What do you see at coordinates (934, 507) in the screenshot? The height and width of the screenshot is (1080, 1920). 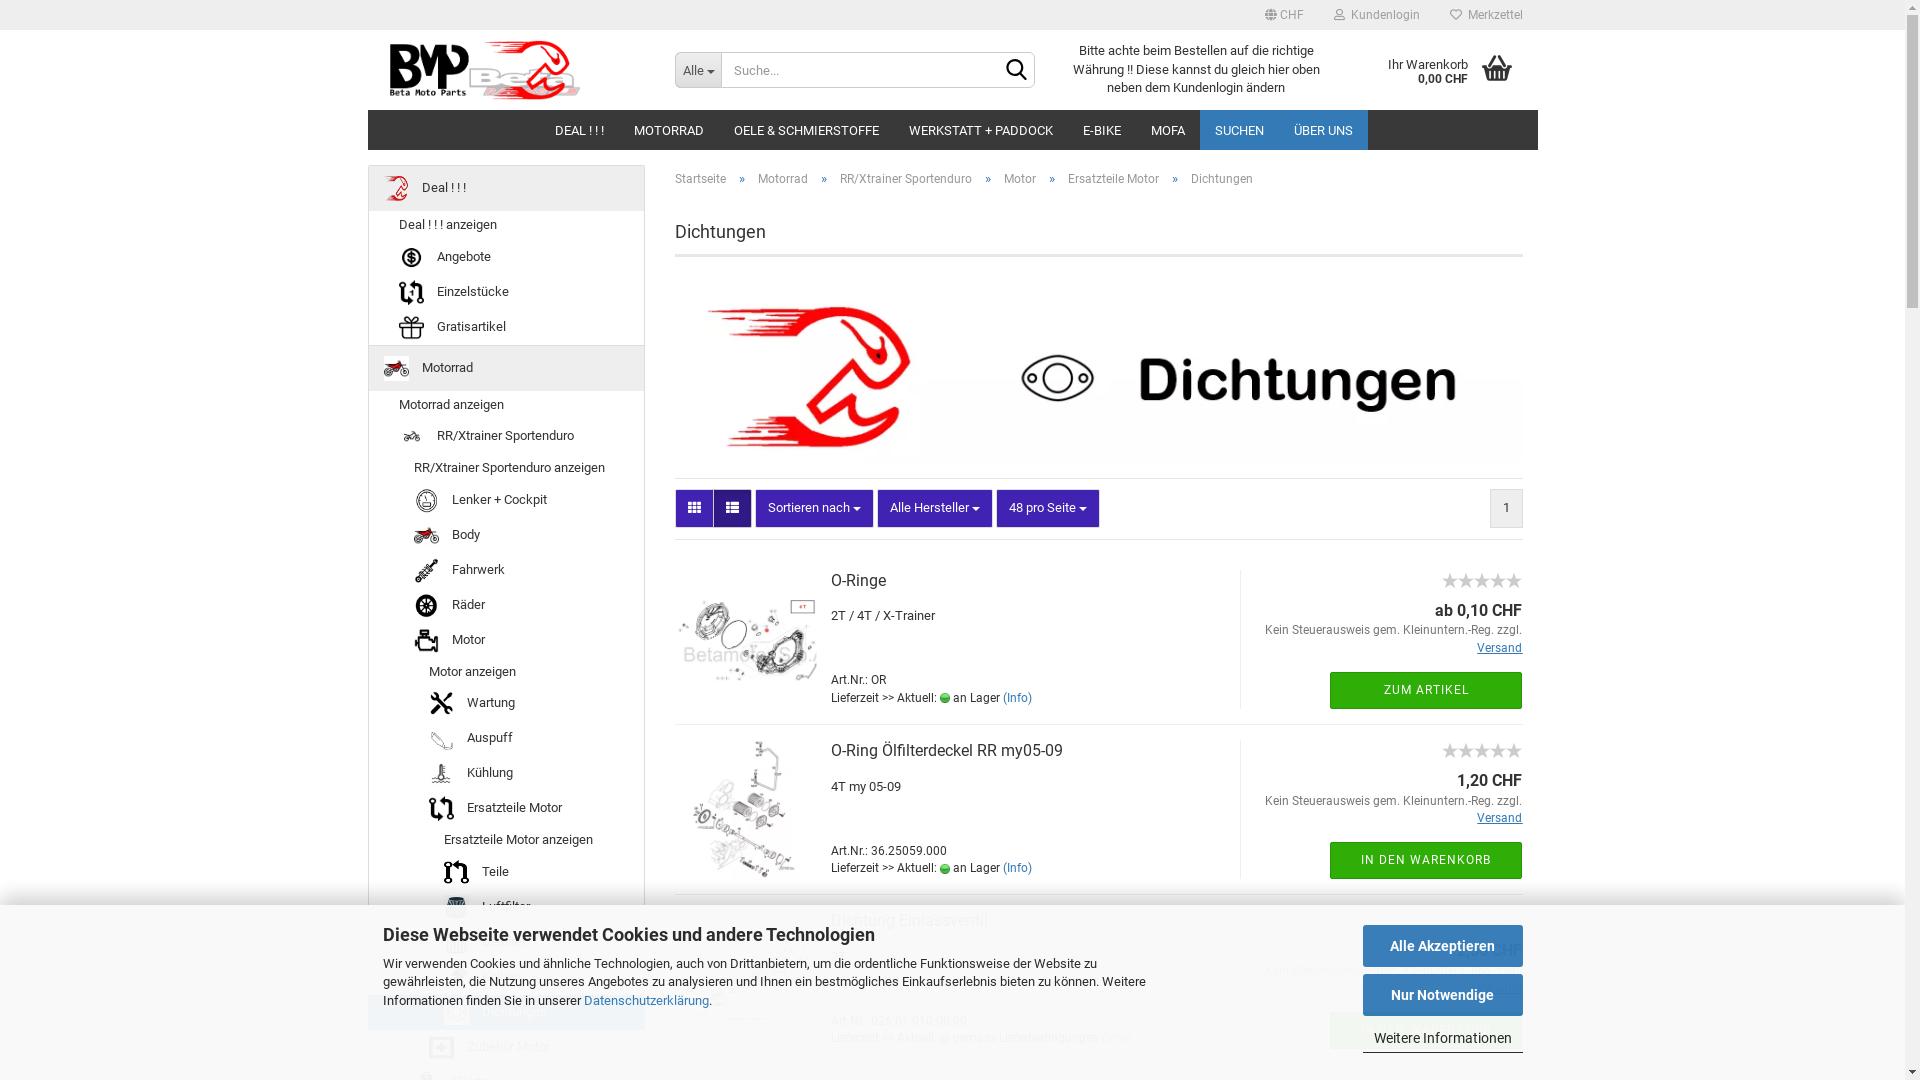 I see `'Alle Hersteller'` at bounding box center [934, 507].